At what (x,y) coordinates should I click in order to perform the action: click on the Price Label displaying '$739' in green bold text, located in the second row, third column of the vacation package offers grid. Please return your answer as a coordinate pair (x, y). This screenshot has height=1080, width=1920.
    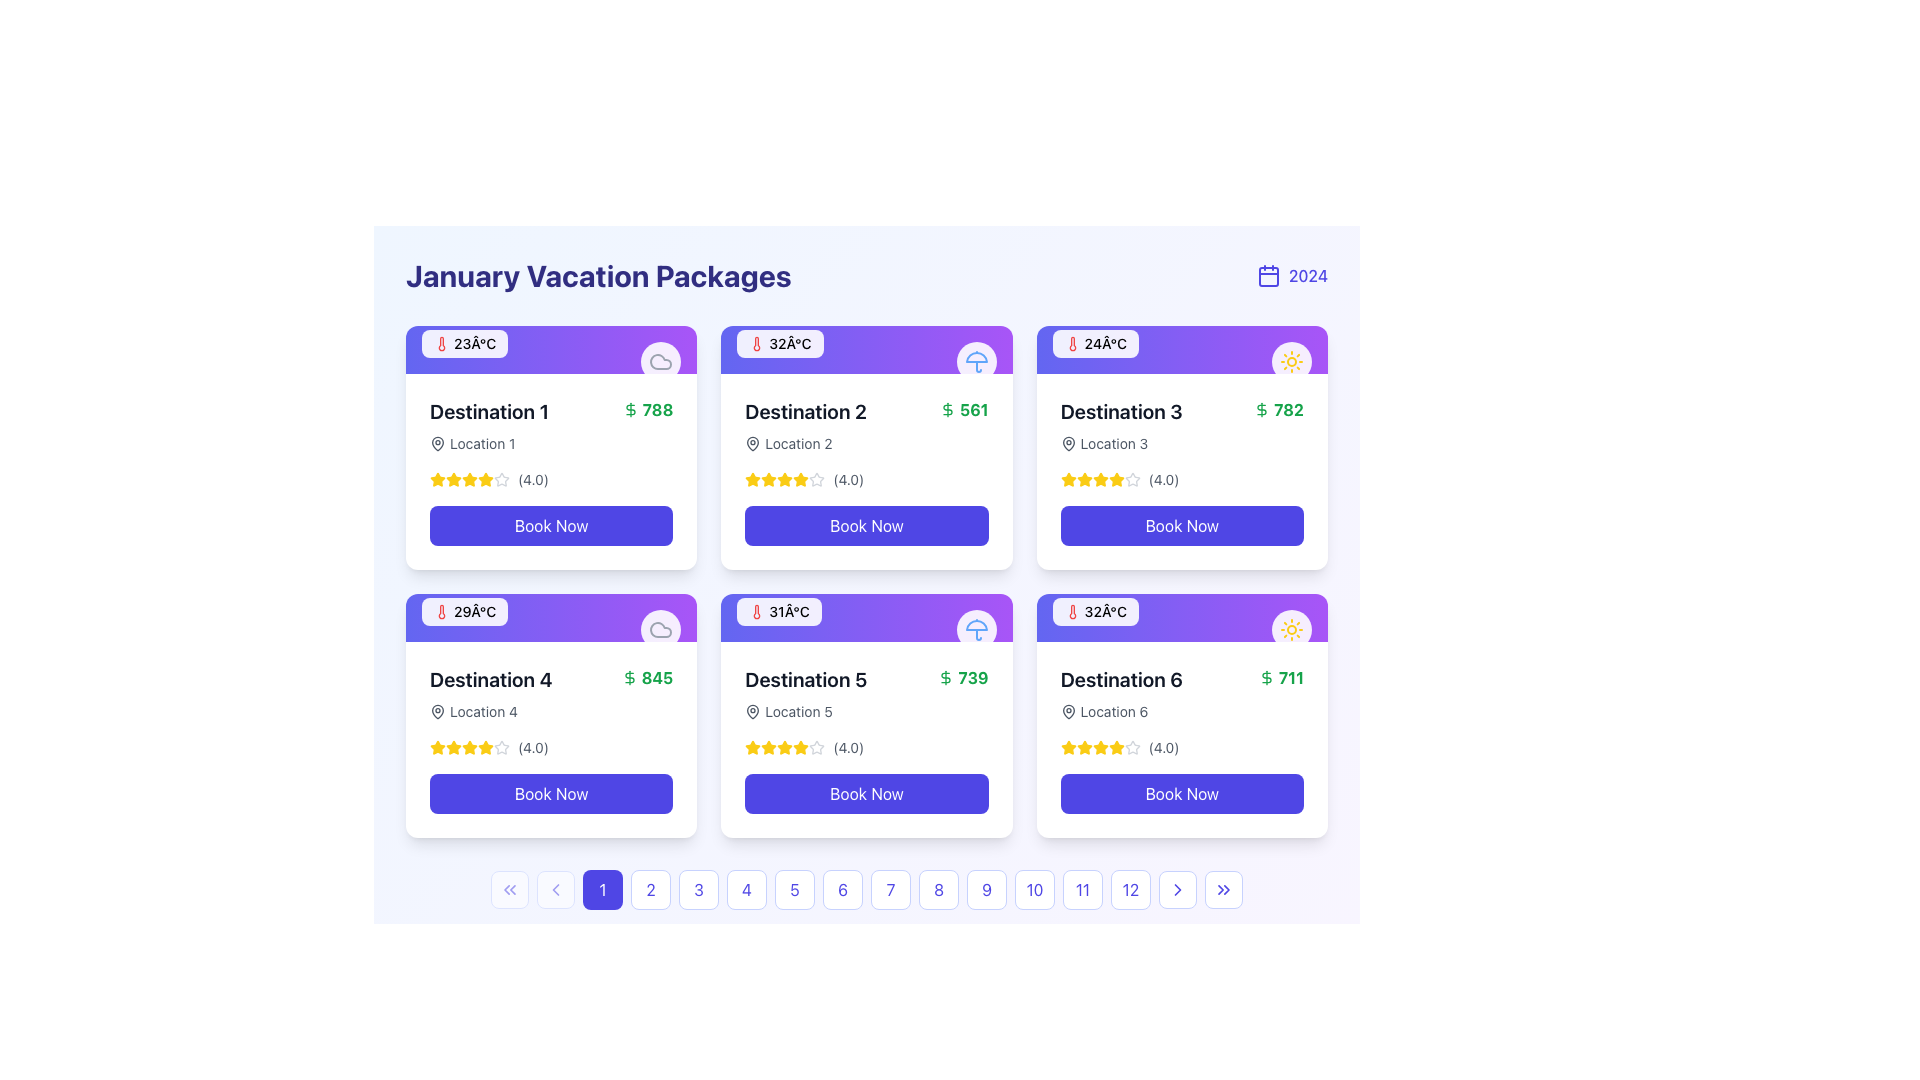
    Looking at the image, I should click on (963, 677).